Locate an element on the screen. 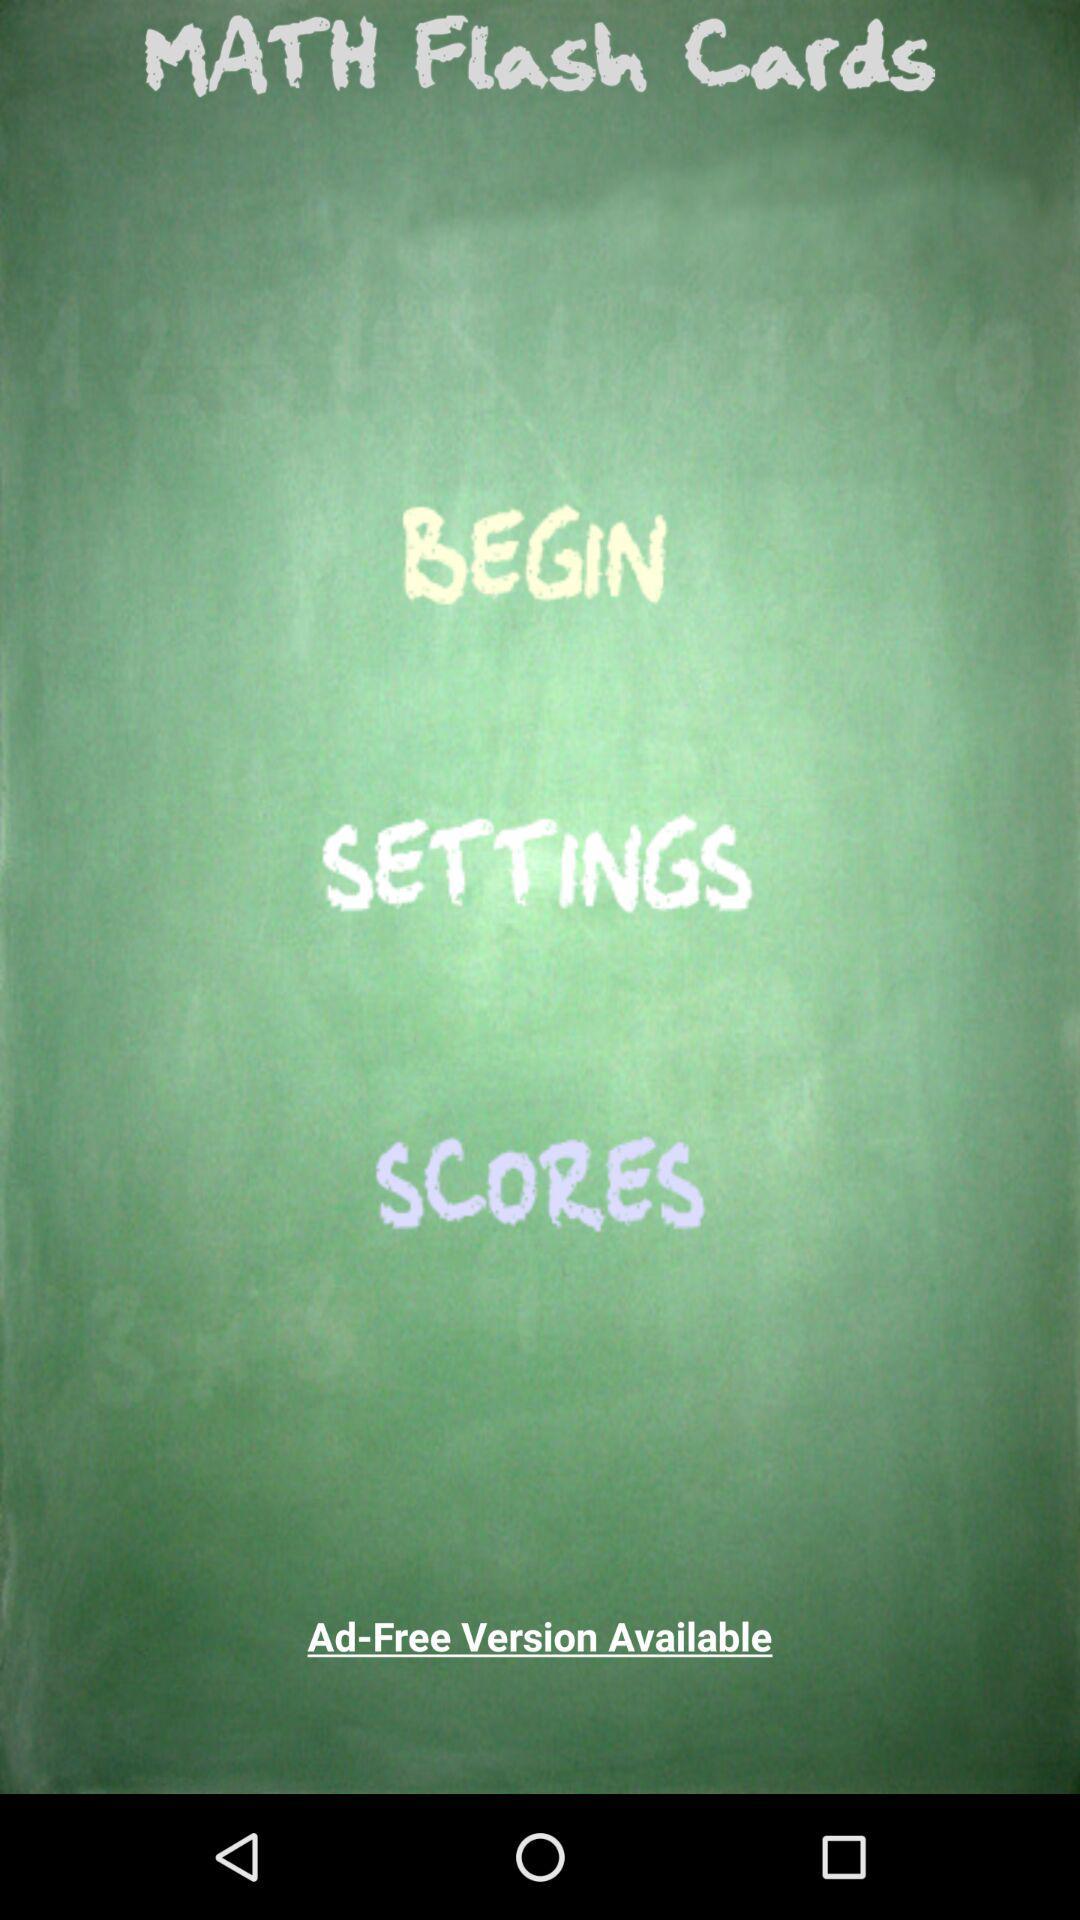 Image resolution: width=1080 pixels, height=1920 pixels. the ad free version at the bottom is located at coordinates (540, 1636).